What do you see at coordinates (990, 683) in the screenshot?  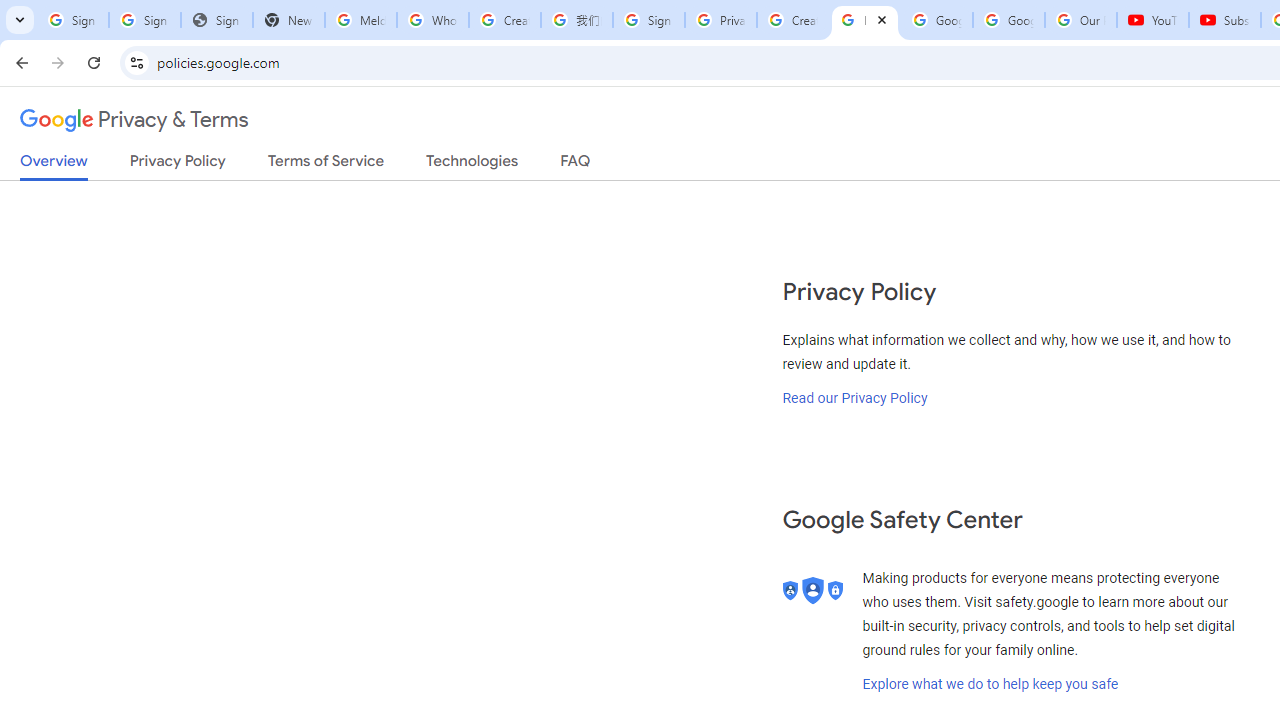 I see `'Explore what we do to help keep you safe'` at bounding box center [990, 683].